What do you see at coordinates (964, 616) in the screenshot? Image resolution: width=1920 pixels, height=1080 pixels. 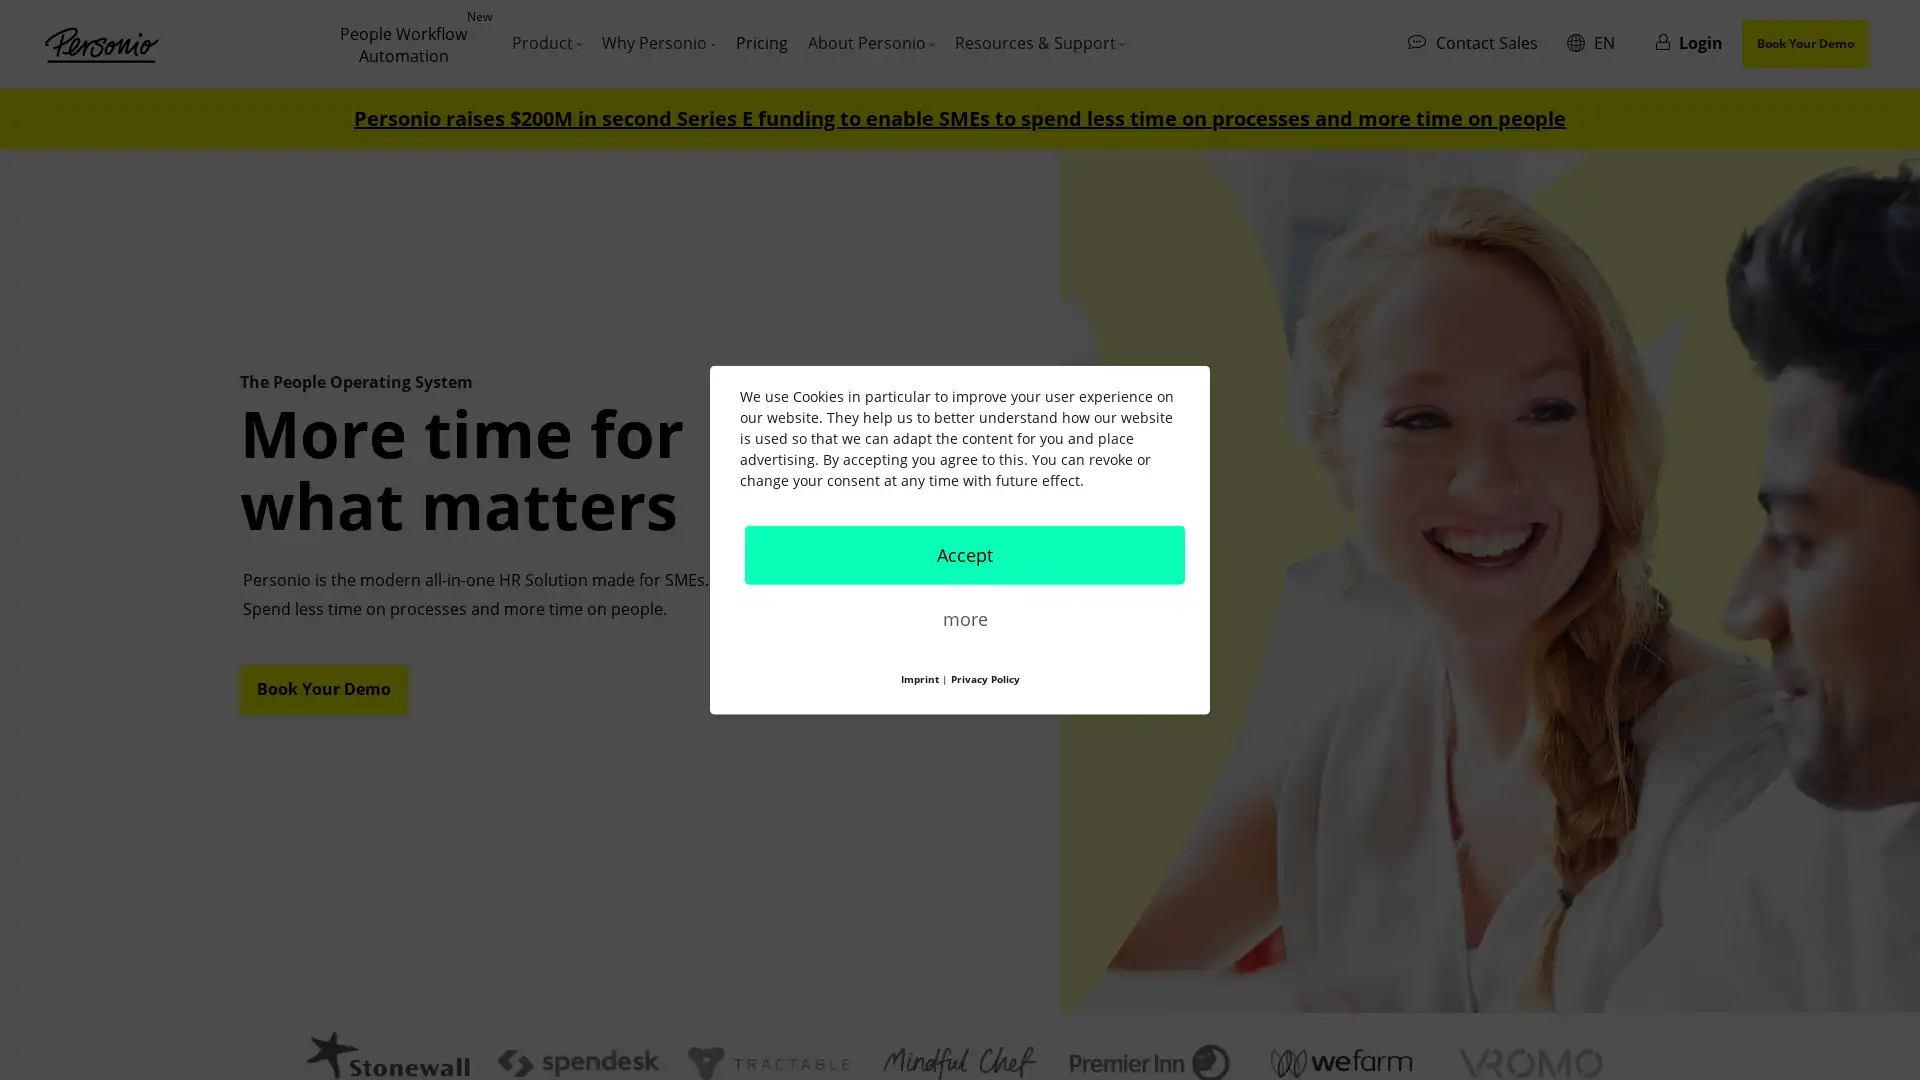 I see `more` at bounding box center [964, 616].